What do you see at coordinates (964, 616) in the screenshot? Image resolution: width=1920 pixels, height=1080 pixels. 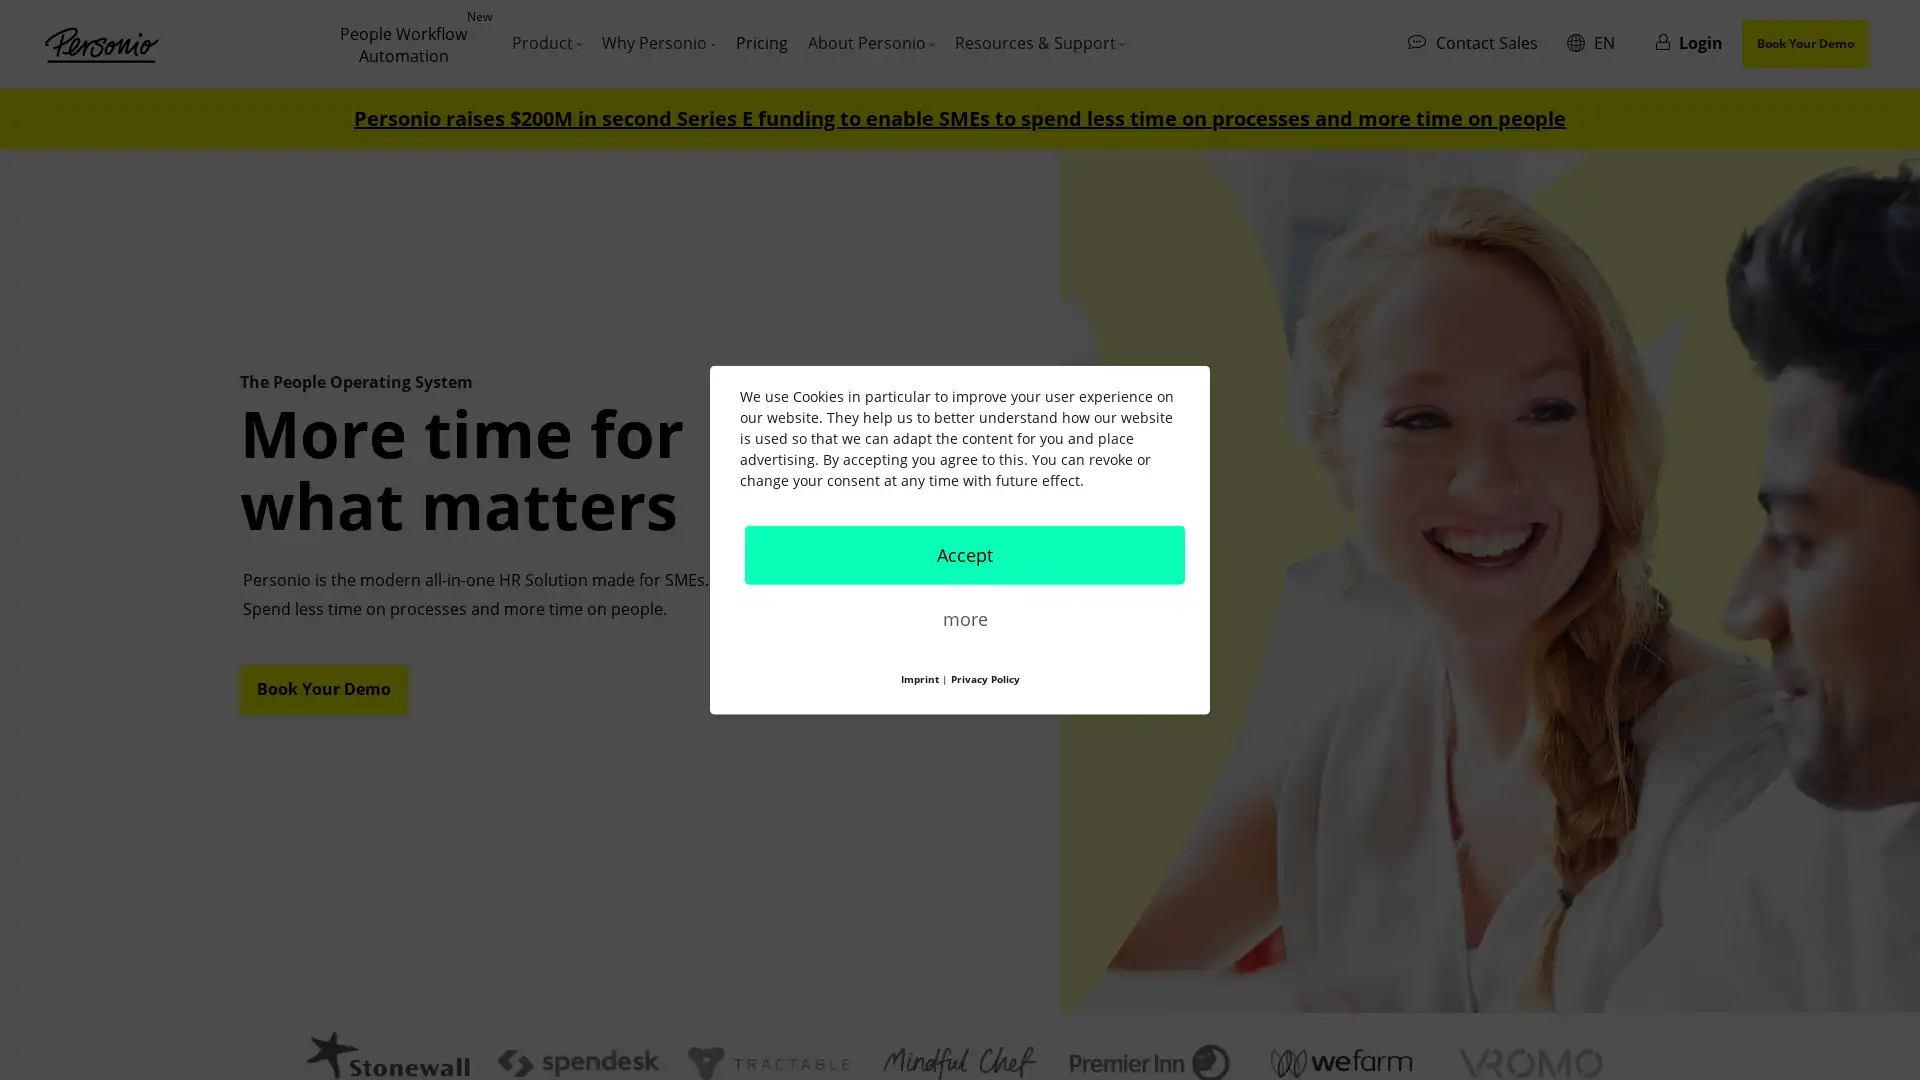 I see `more` at bounding box center [964, 616].